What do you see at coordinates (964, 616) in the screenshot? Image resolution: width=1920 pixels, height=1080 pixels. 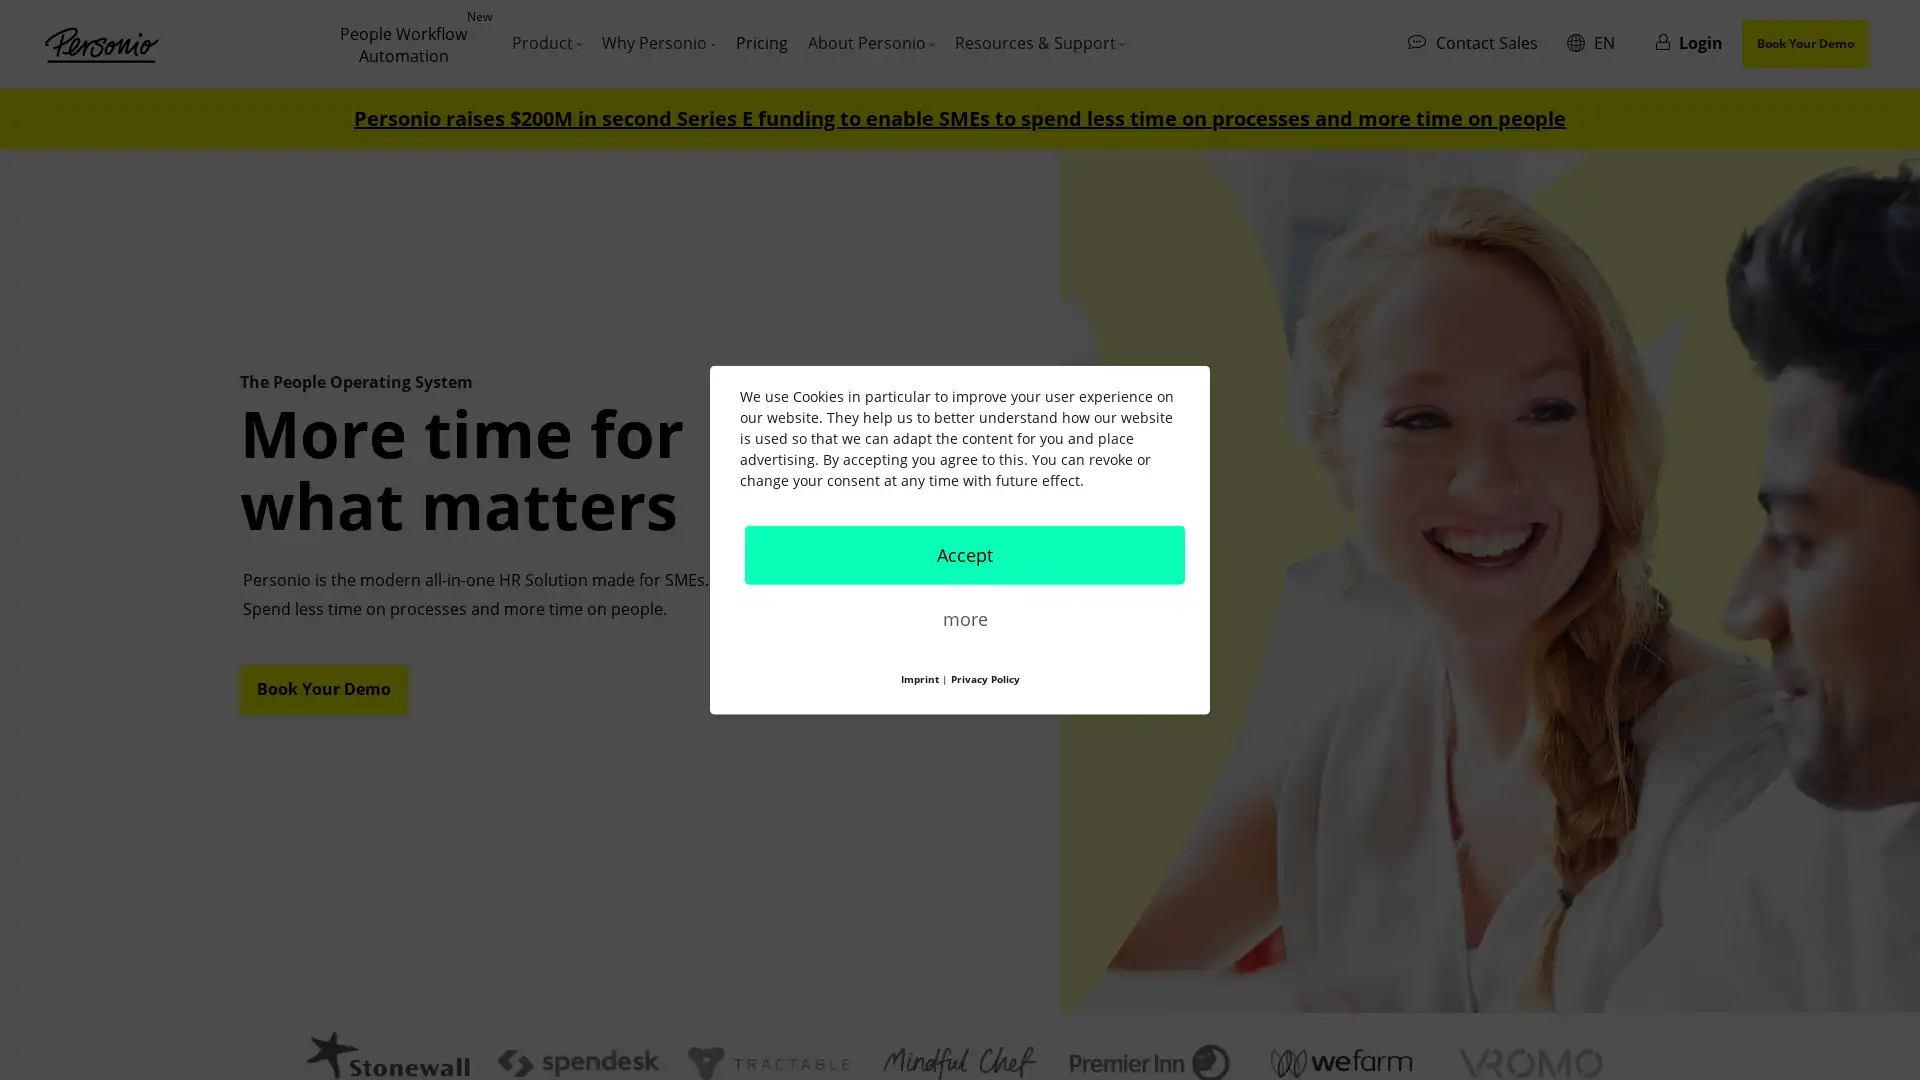 I see `more` at bounding box center [964, 616].